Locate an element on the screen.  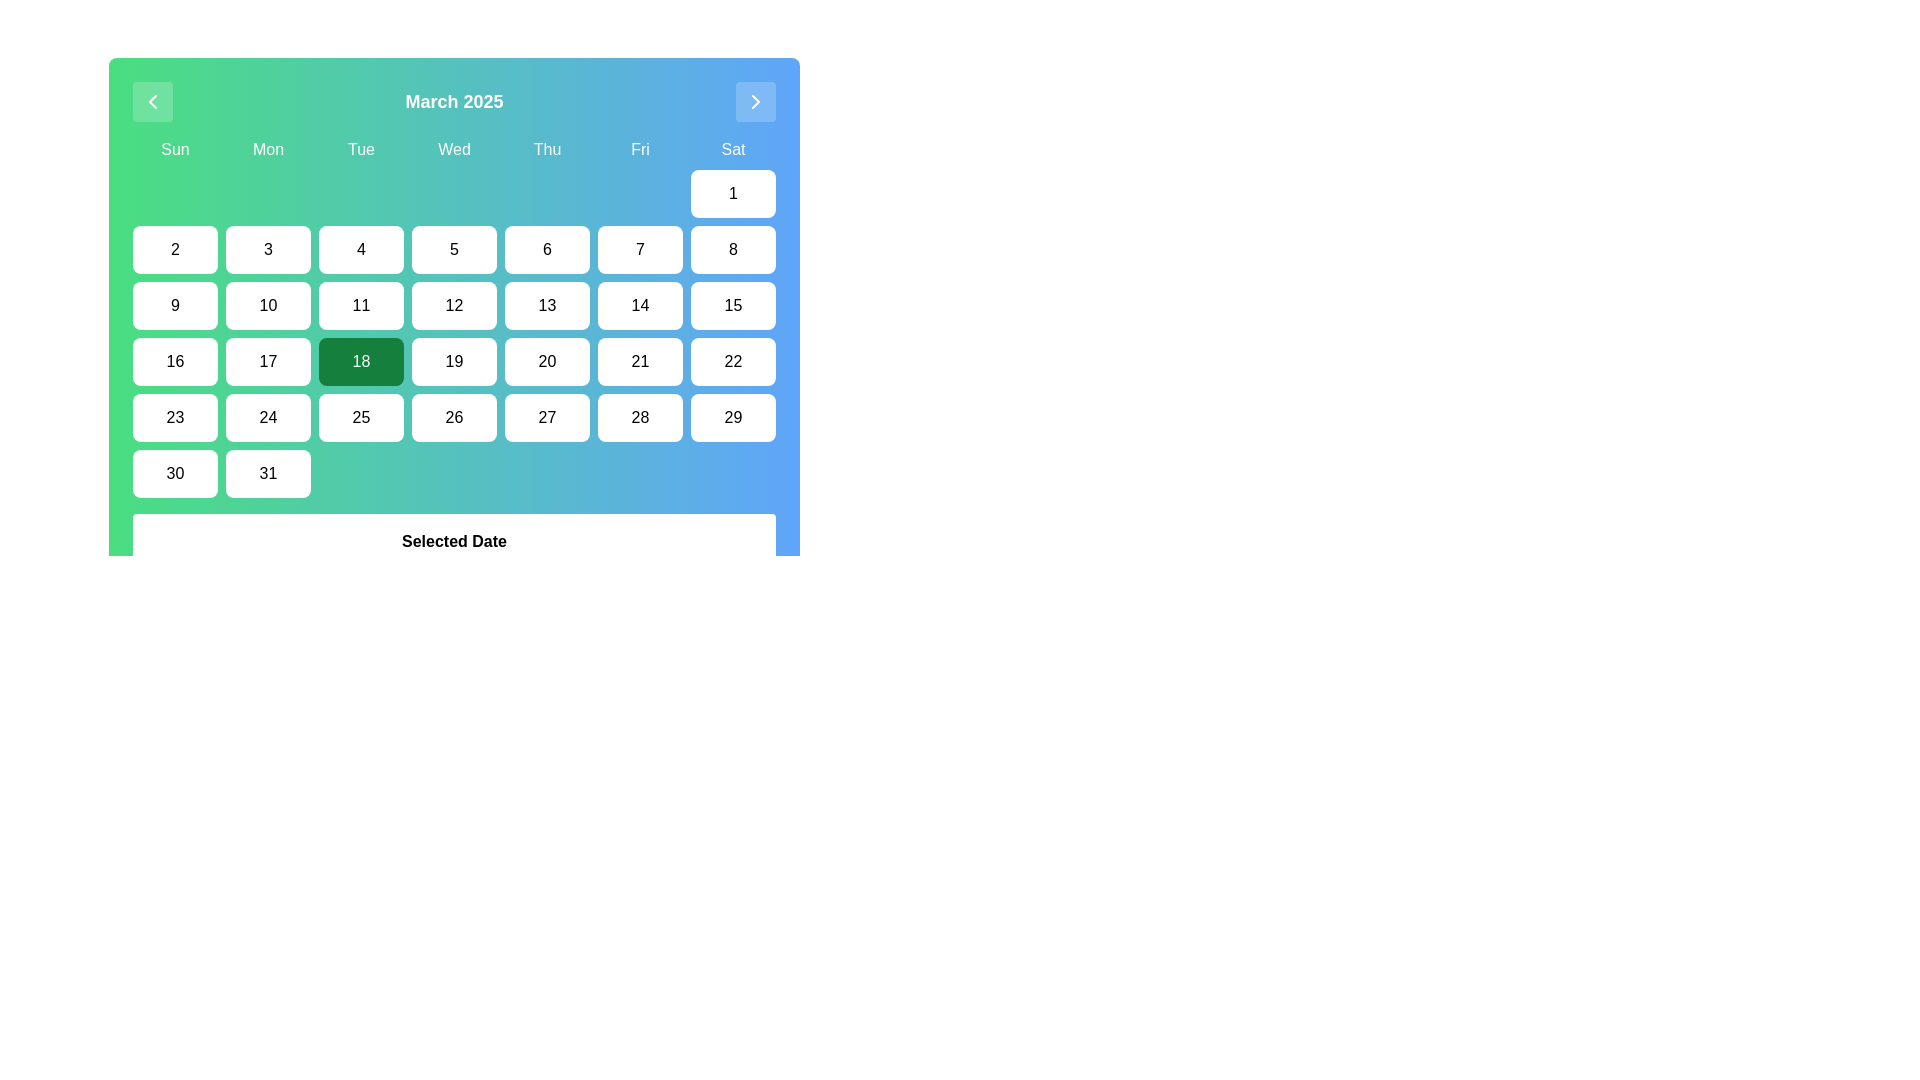
the button representing the date '2' of March 2025 located under the 'Sun' header in the first column and second row of the calendar grid is located at coordinates (175, 249).